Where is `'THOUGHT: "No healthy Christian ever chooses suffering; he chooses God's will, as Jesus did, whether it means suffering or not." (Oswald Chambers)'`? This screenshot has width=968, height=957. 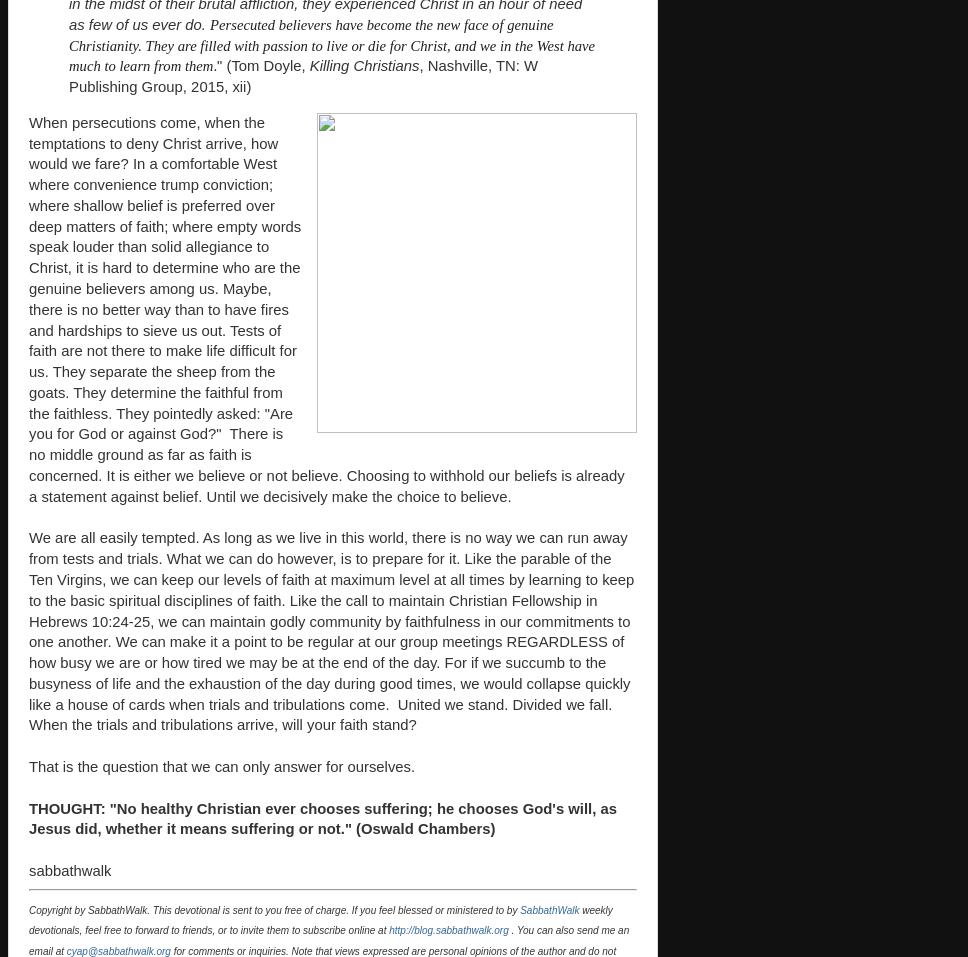
'THOUGHT: "No healthy Christian ever chooses suffering; he chooses God's will, as Jesus did, whether it means suffering or not." (Oswald Chambers)' is located at coordinates (321, 817).